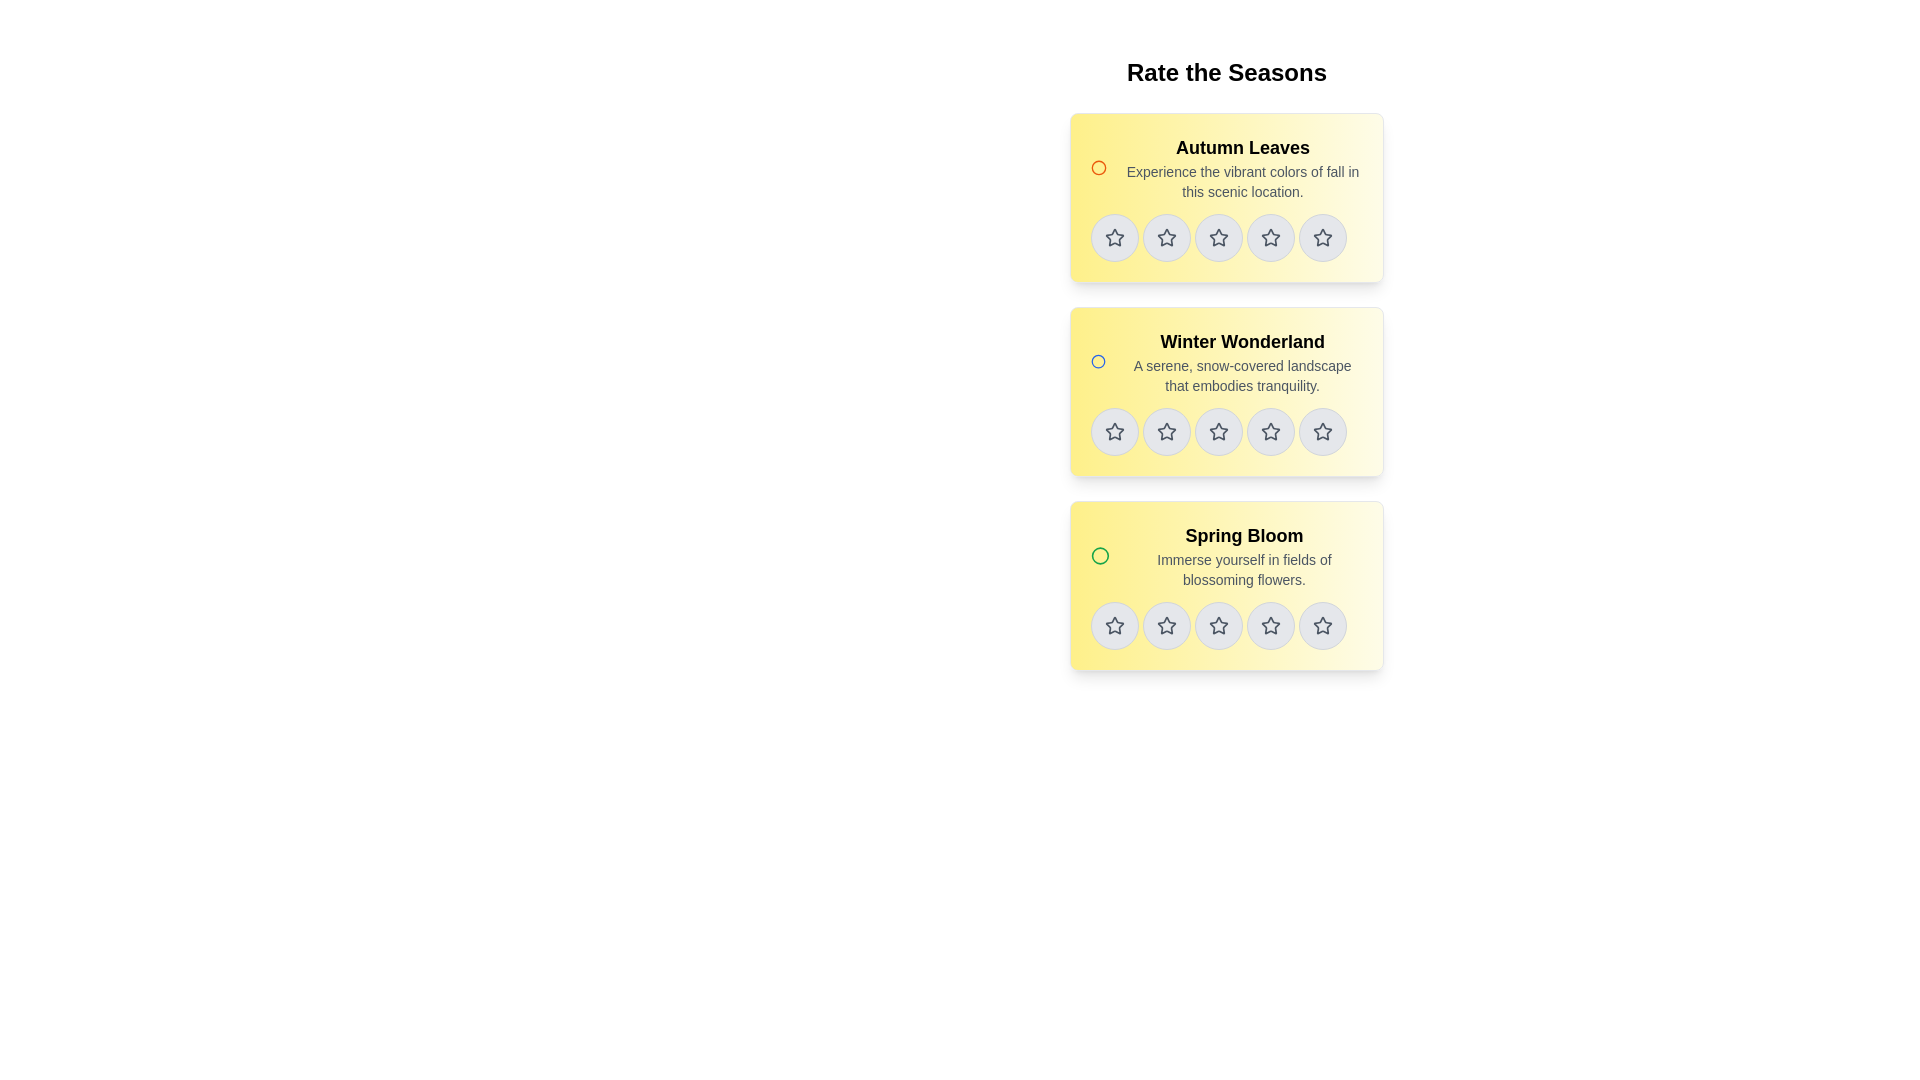 This screenshot has height=1080, width=1920. Describe the element at coordinates (1097, 362) in the screenshot. I see `the blue-outlined circle decorative marker located above the star icons and aligned left of the 'Winter Wonderland' text heading` at that location.